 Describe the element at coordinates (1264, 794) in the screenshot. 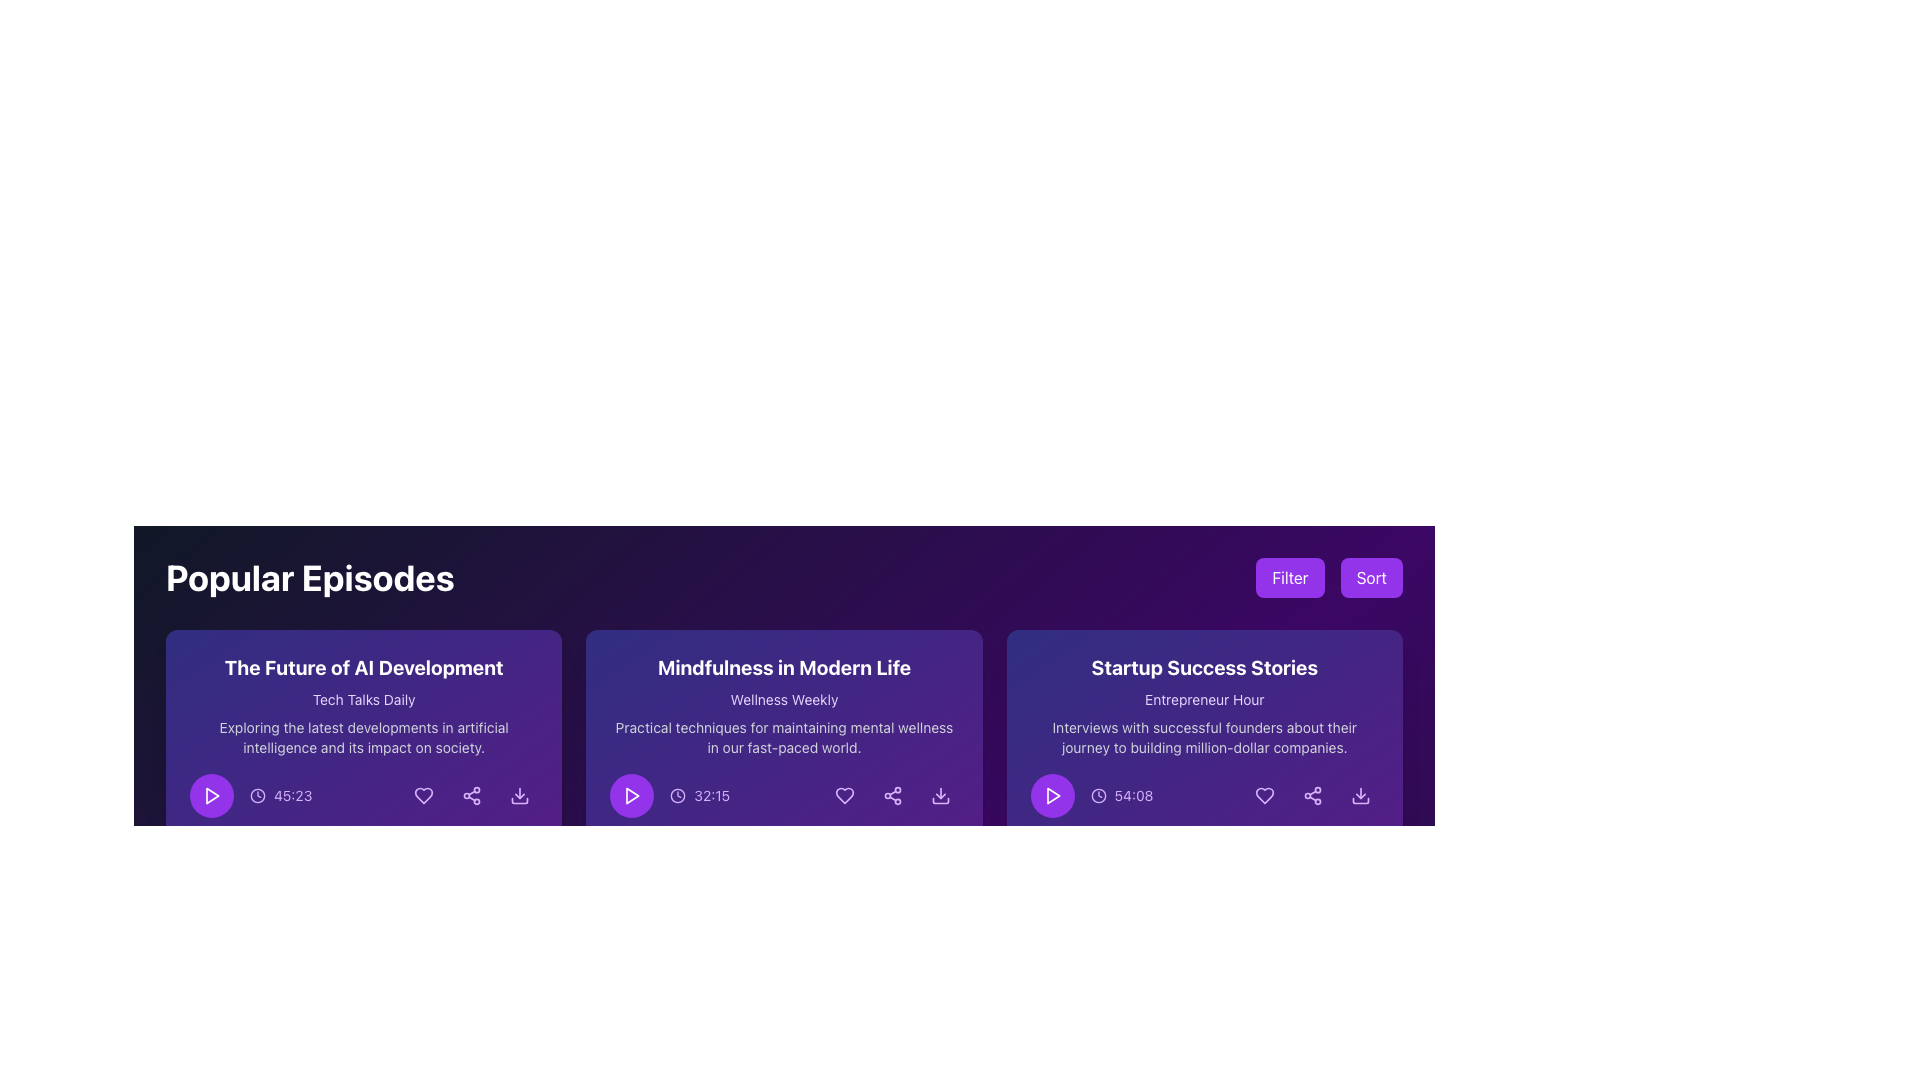

I see `the 'like' or 'favorite' button located in the lower-right corner of the 'Startup Success Stories' card to mark the content as a favorite` at that location.